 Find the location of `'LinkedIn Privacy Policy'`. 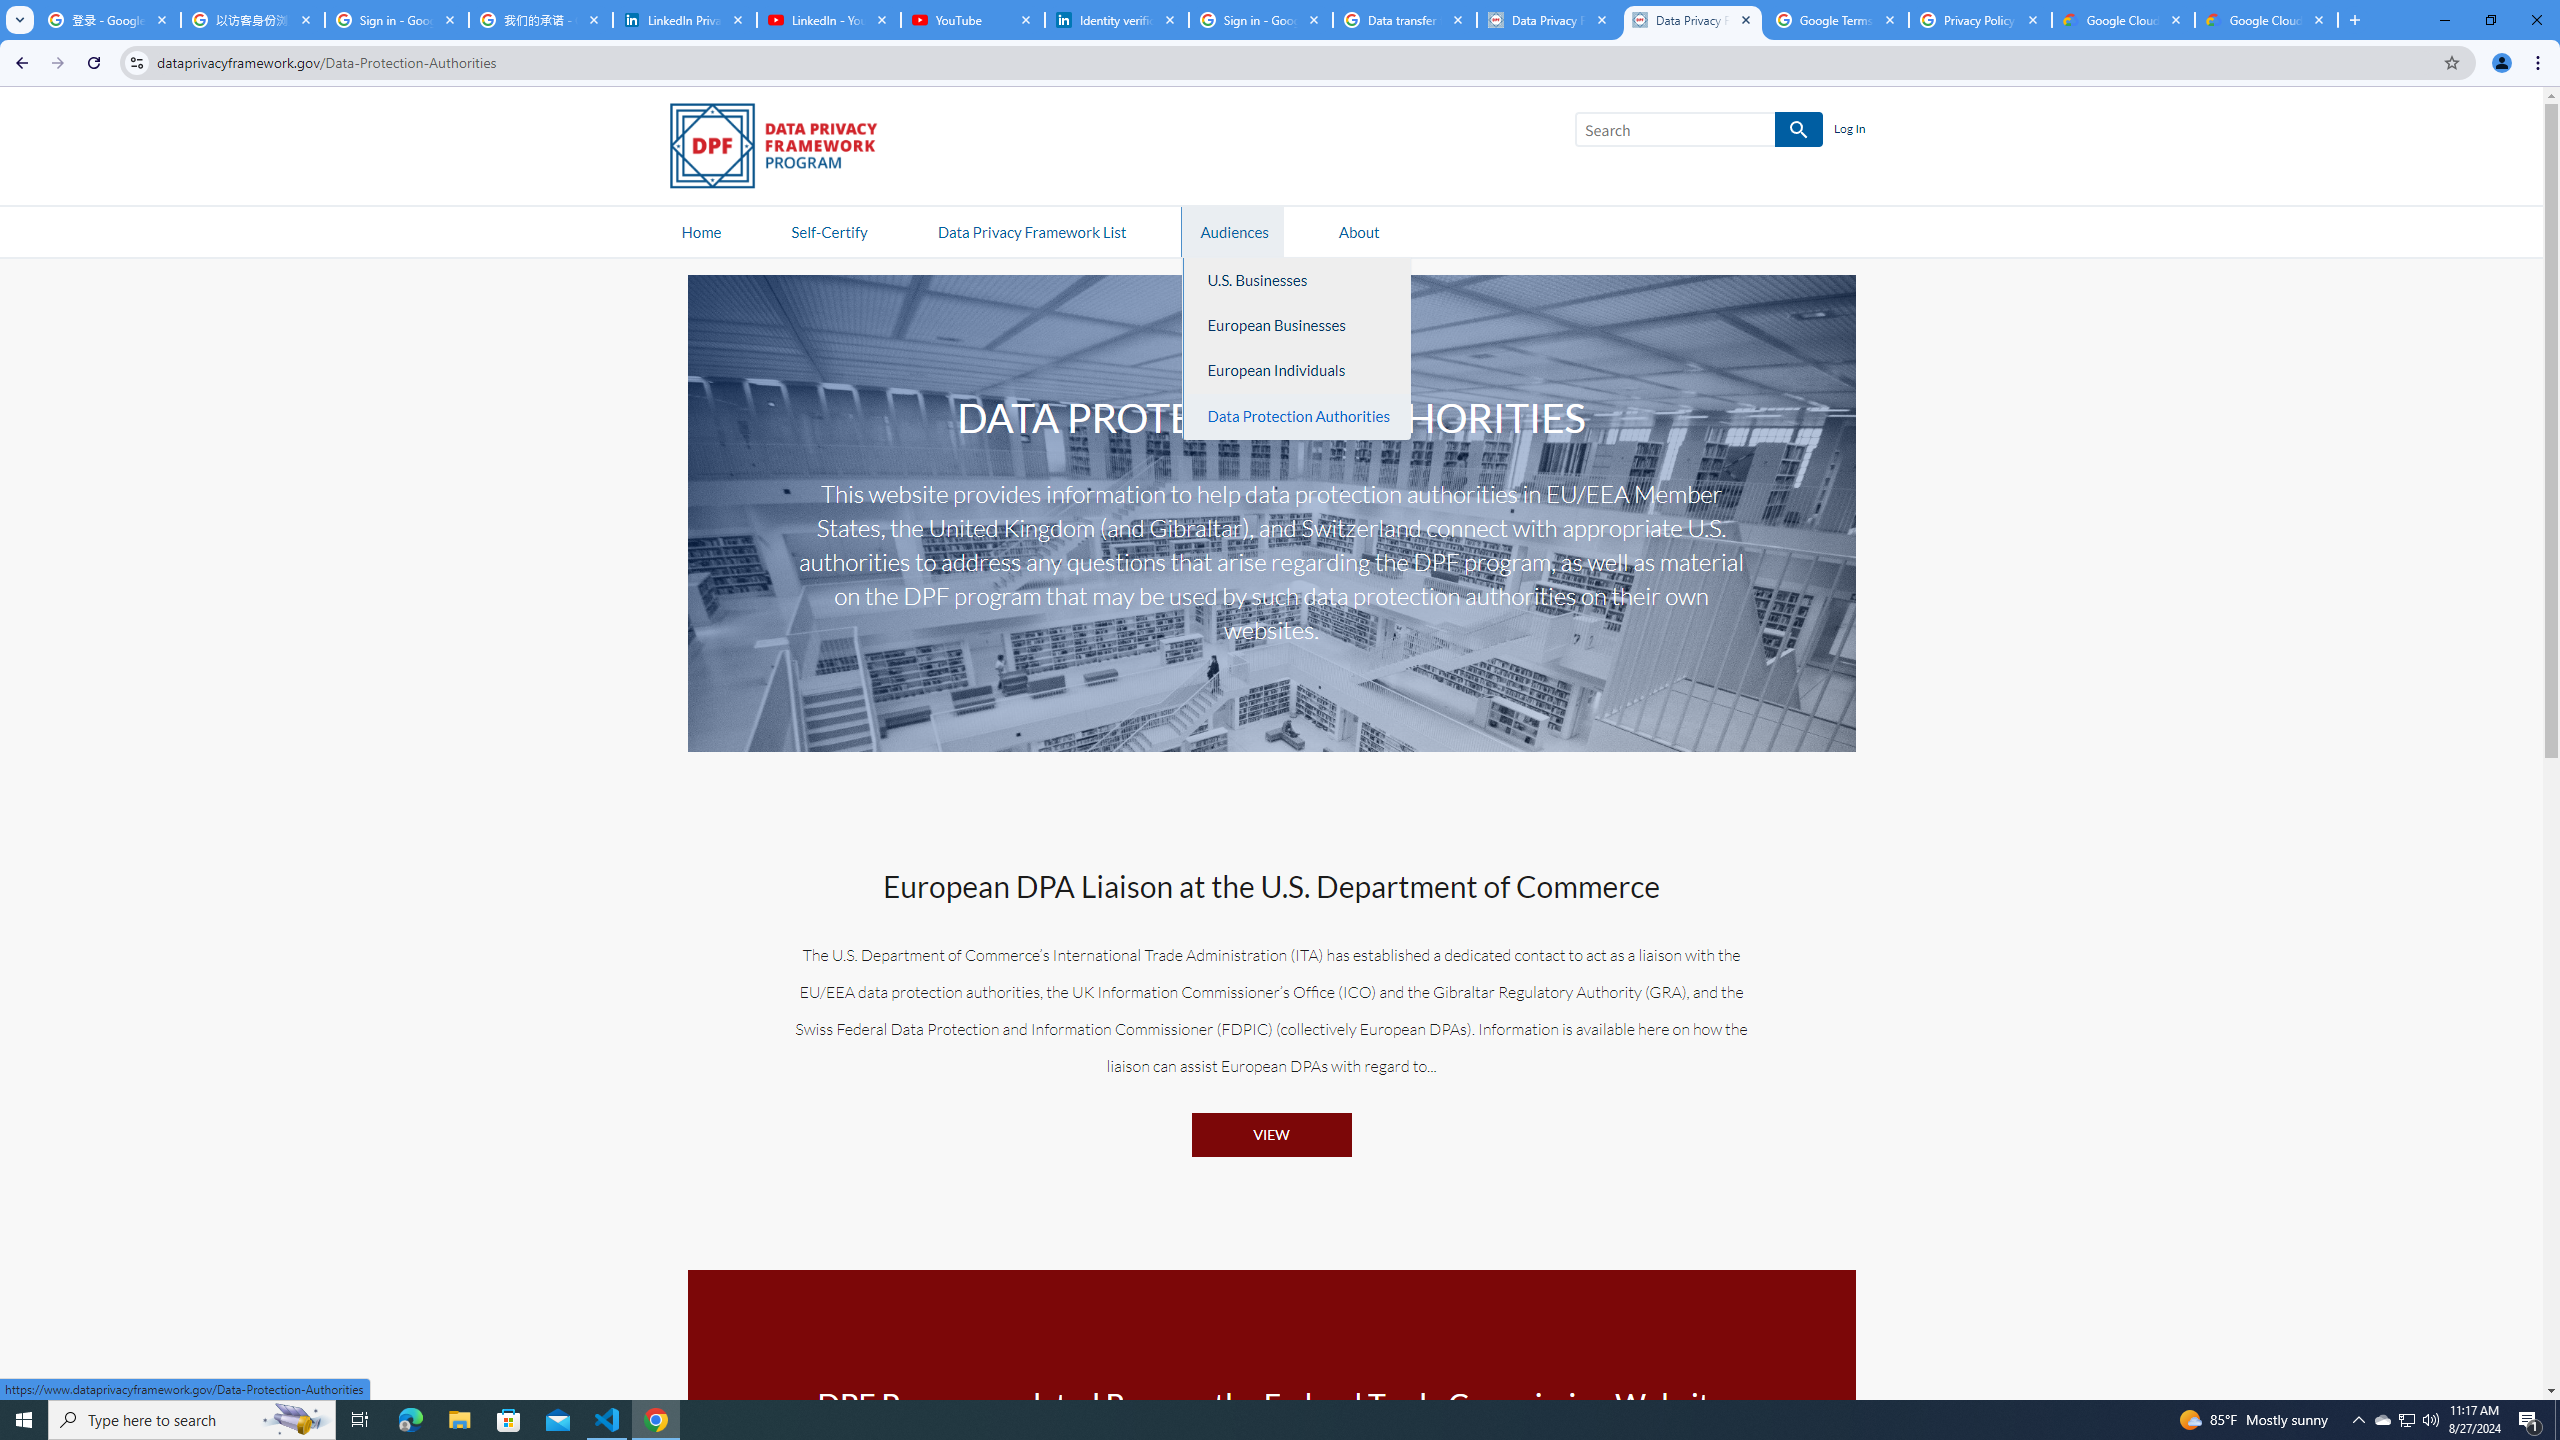

'LinkedIn Privacy Policy' is located at coordinates (684, 19).